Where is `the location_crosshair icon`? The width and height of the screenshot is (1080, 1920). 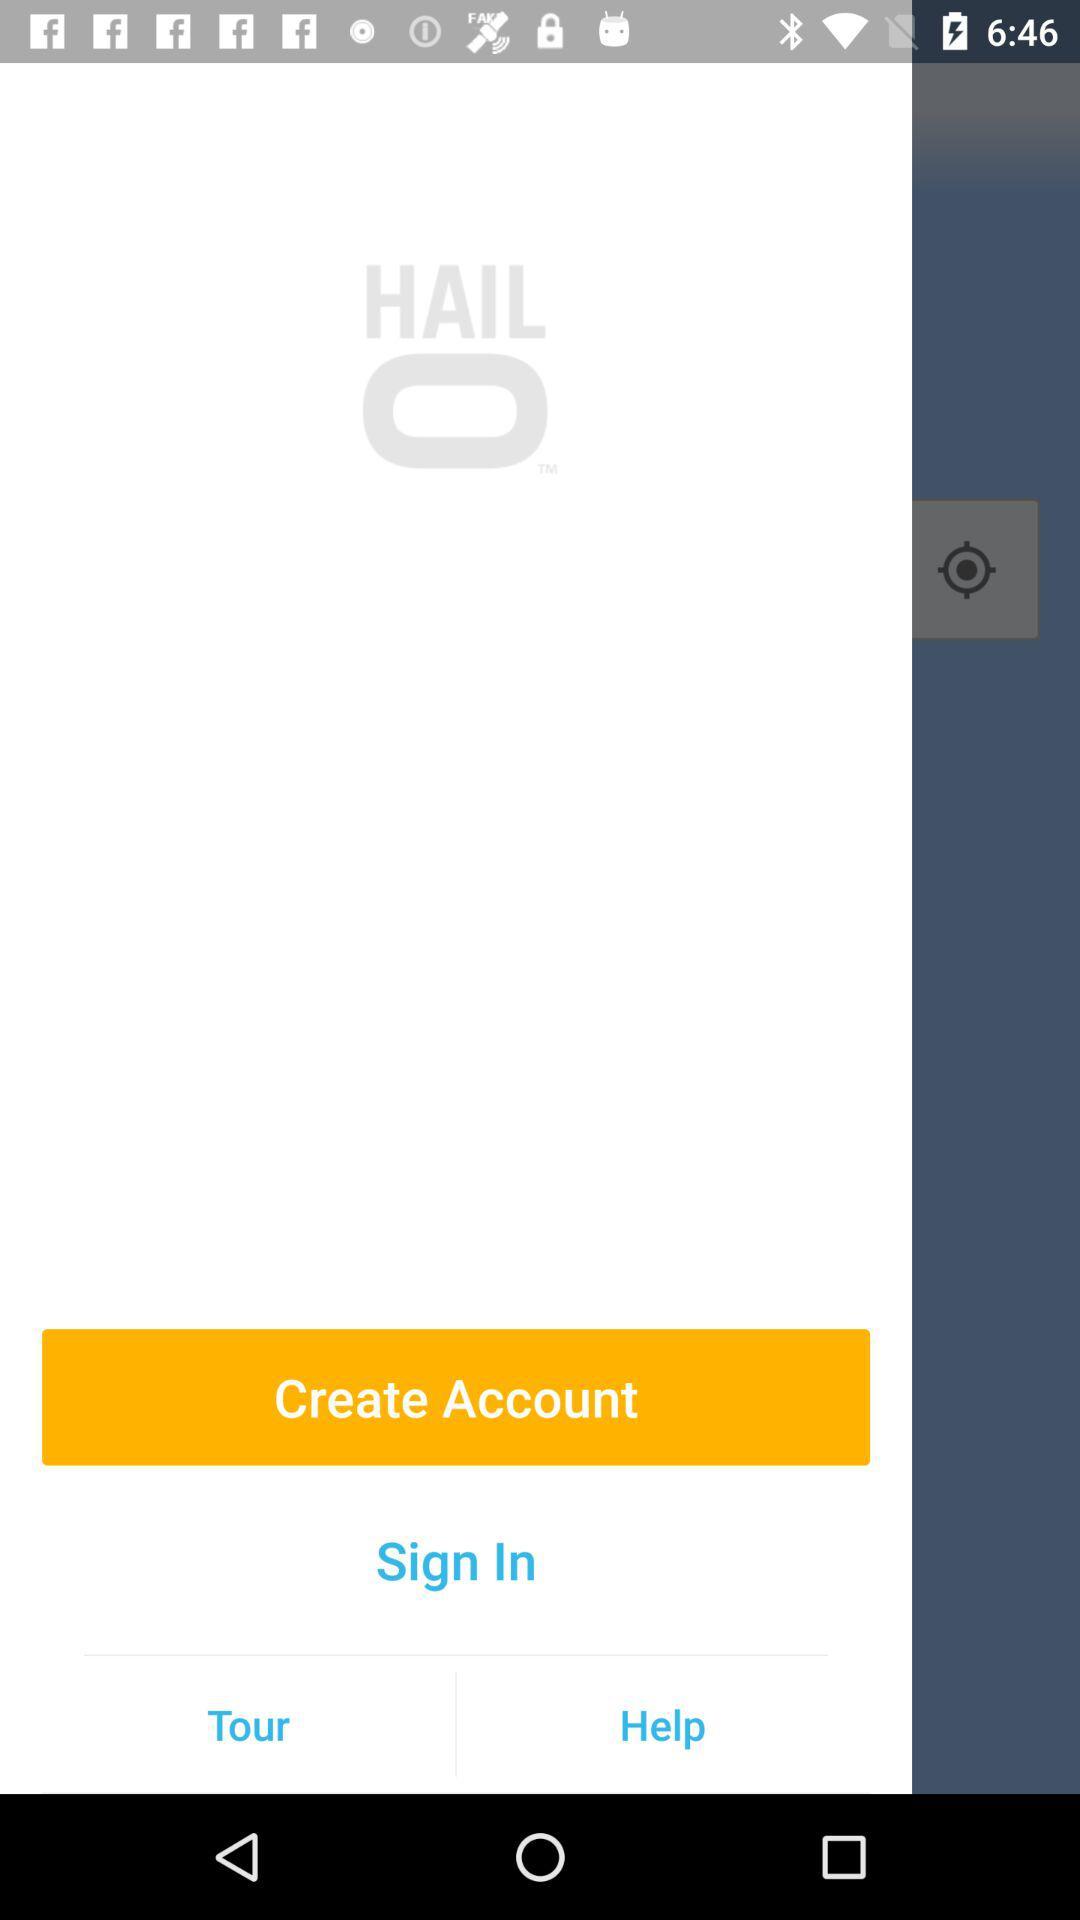 the location_crosshair icon is located at coordinates (965, 569).